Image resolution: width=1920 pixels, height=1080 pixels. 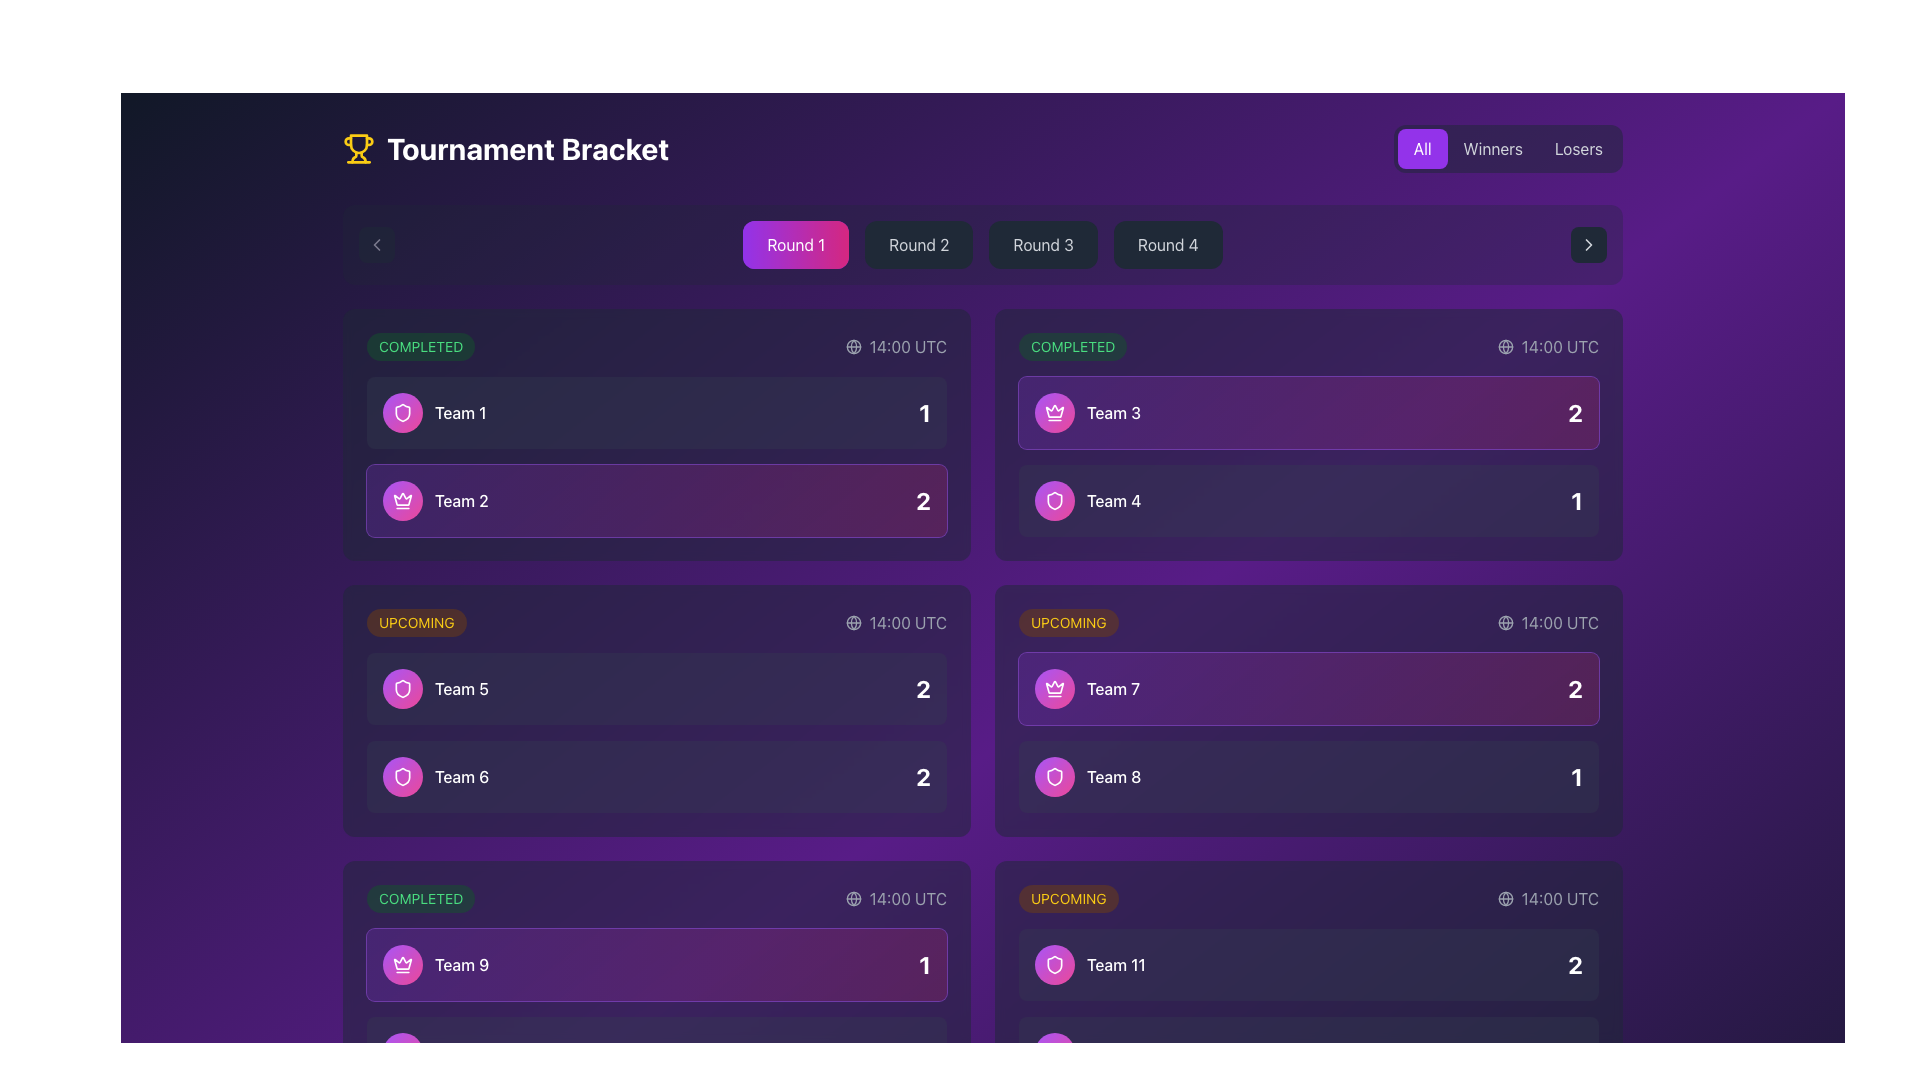 I want to click on the circular gradient icon of the List item labeled 'Team 5', so click(x=435, y=688).